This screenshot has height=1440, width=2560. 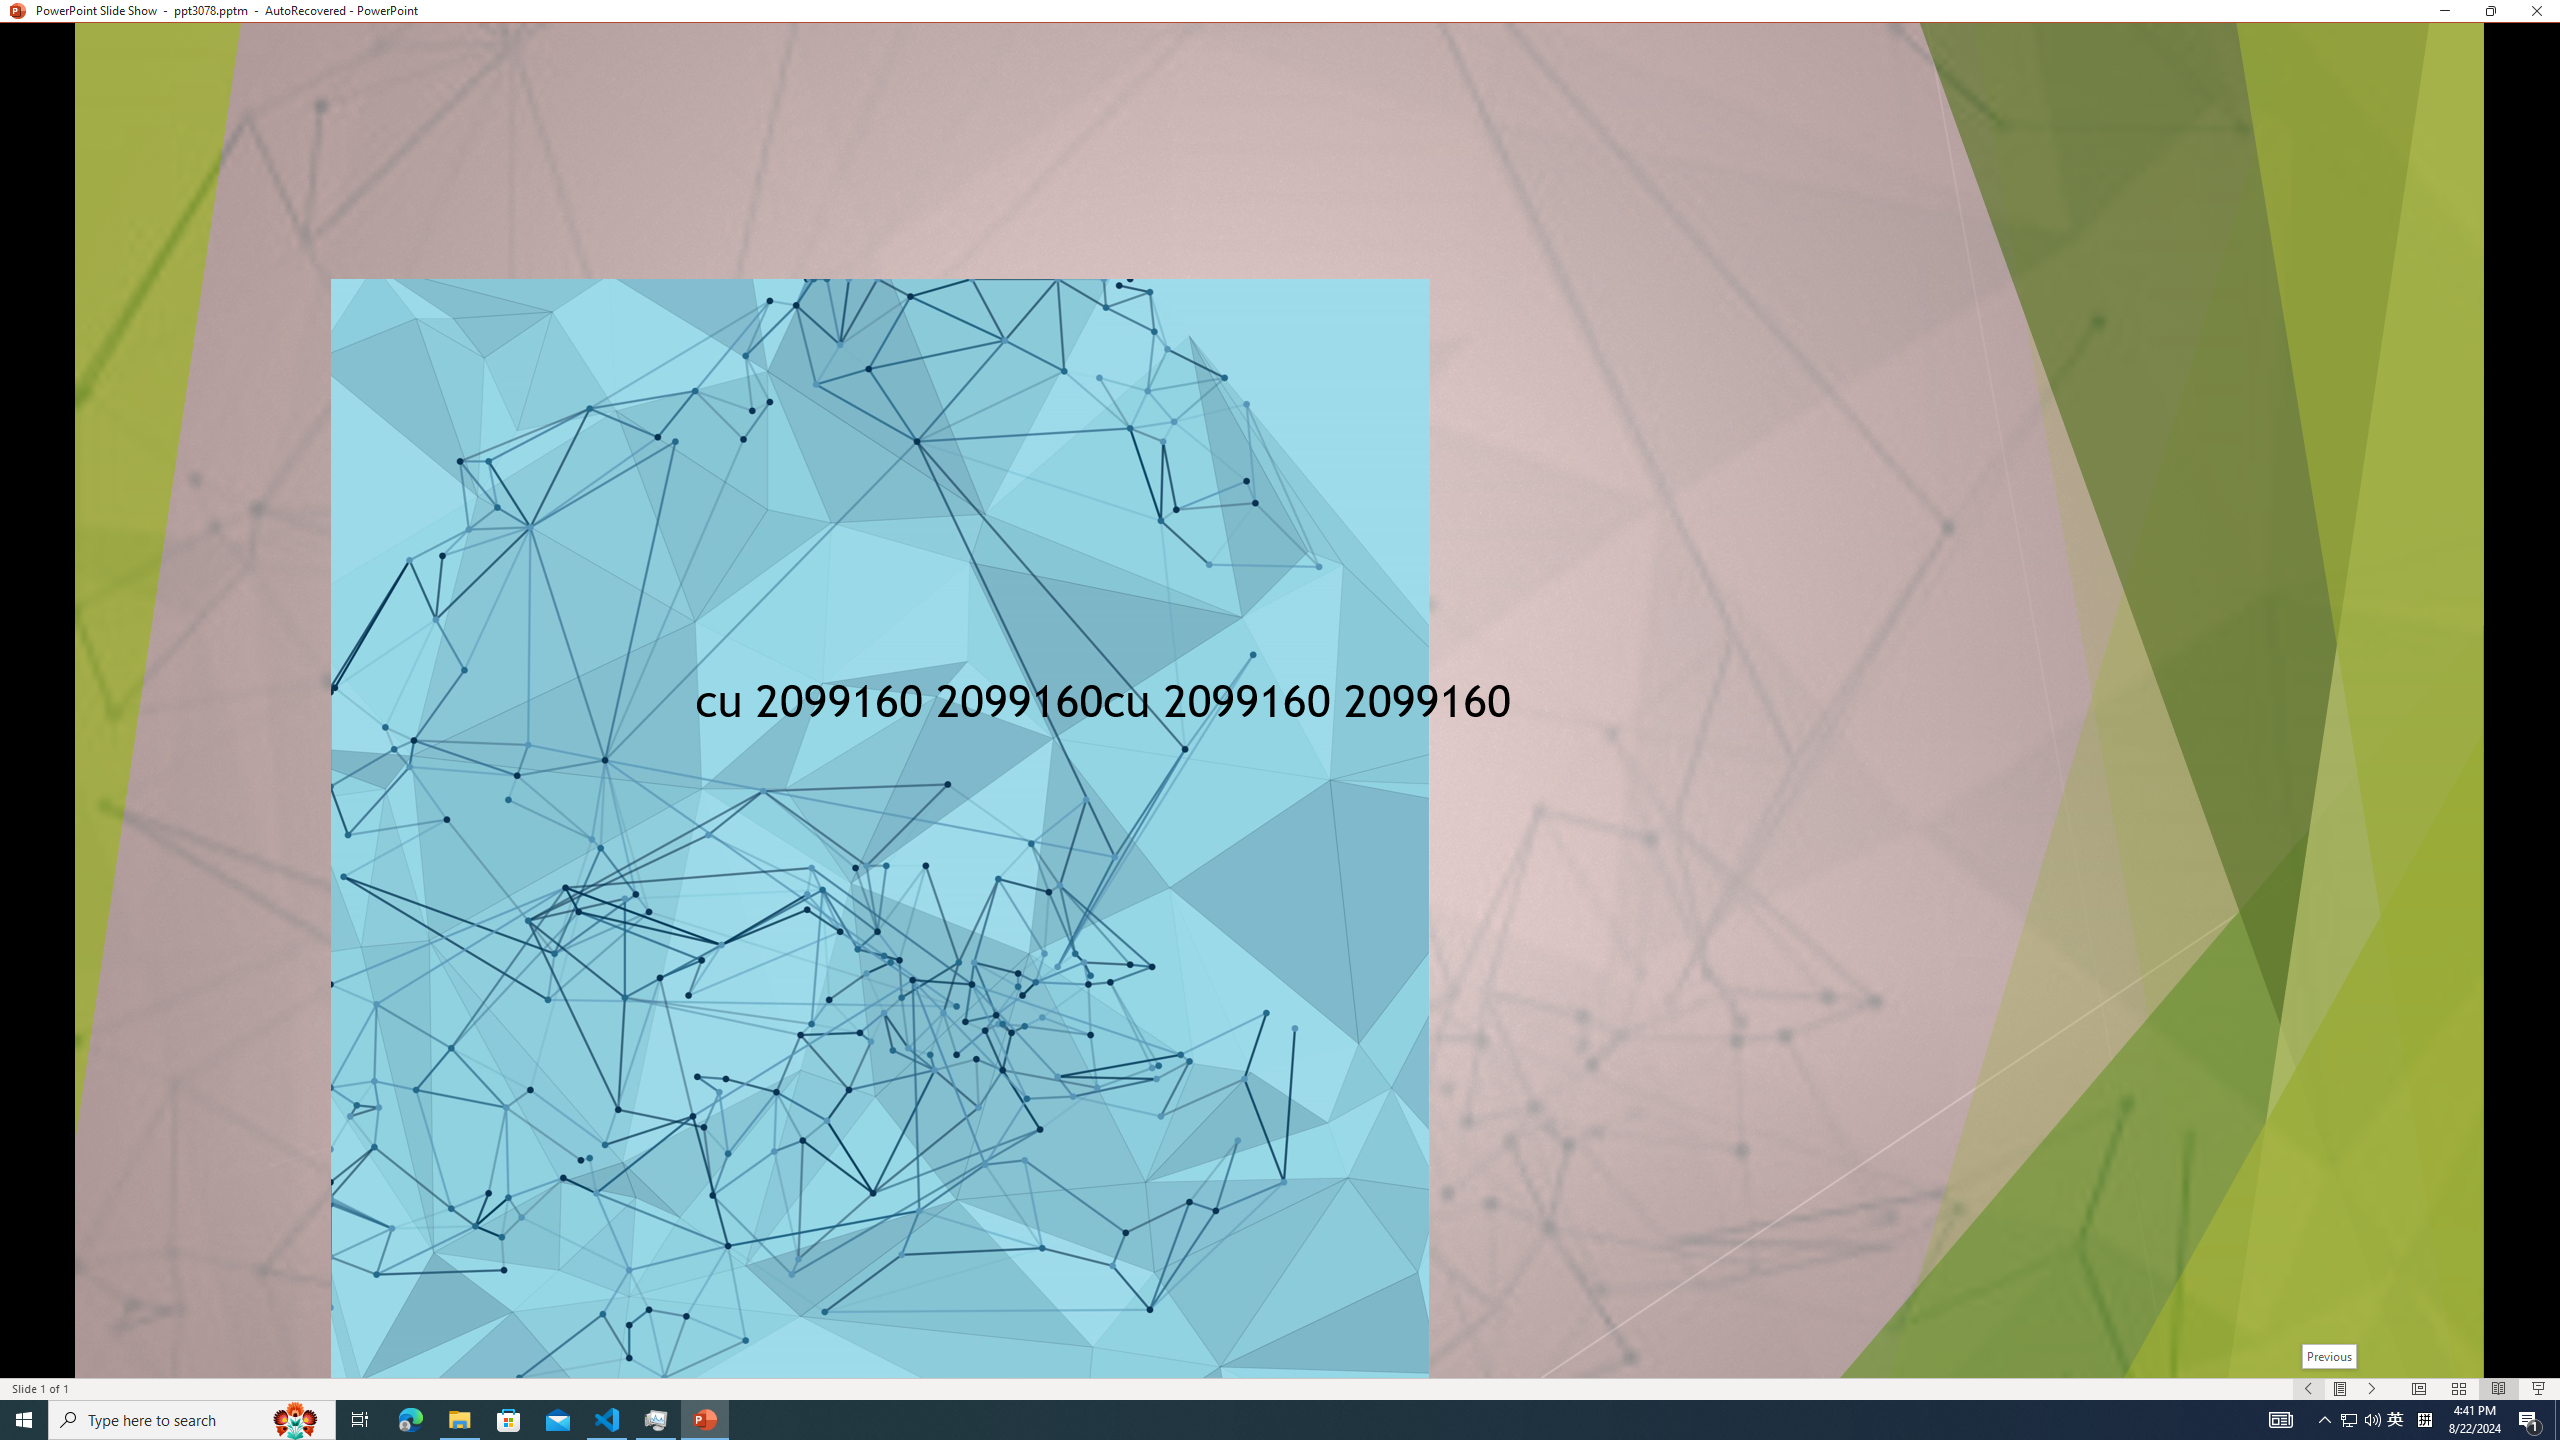 What do you see at coordinates (2372, 1389) in the screenshot?
I see `'Slide Show Next On'` at bounding box center [2372, 1389].